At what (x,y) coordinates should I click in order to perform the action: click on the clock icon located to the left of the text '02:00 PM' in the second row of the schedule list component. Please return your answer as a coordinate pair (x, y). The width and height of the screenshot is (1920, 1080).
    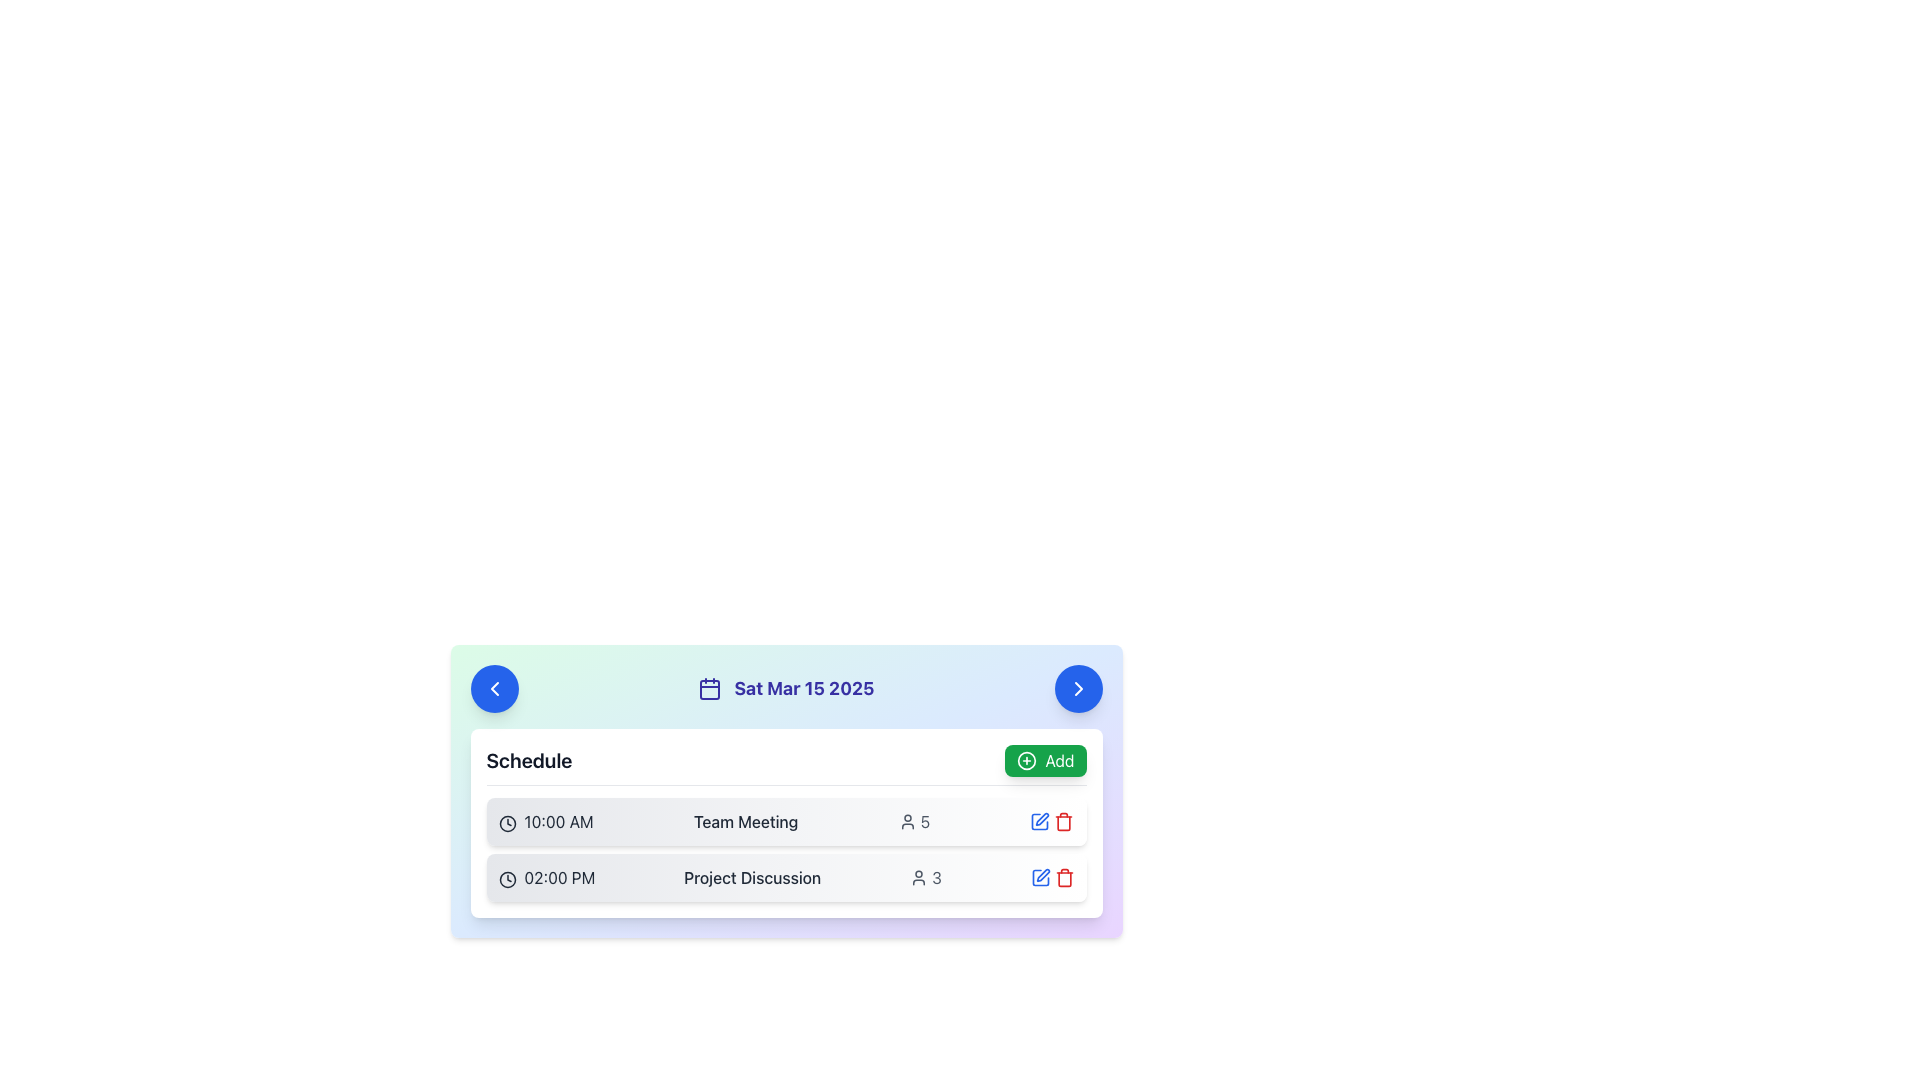
    Looking at the image, I should click on (507, 878).